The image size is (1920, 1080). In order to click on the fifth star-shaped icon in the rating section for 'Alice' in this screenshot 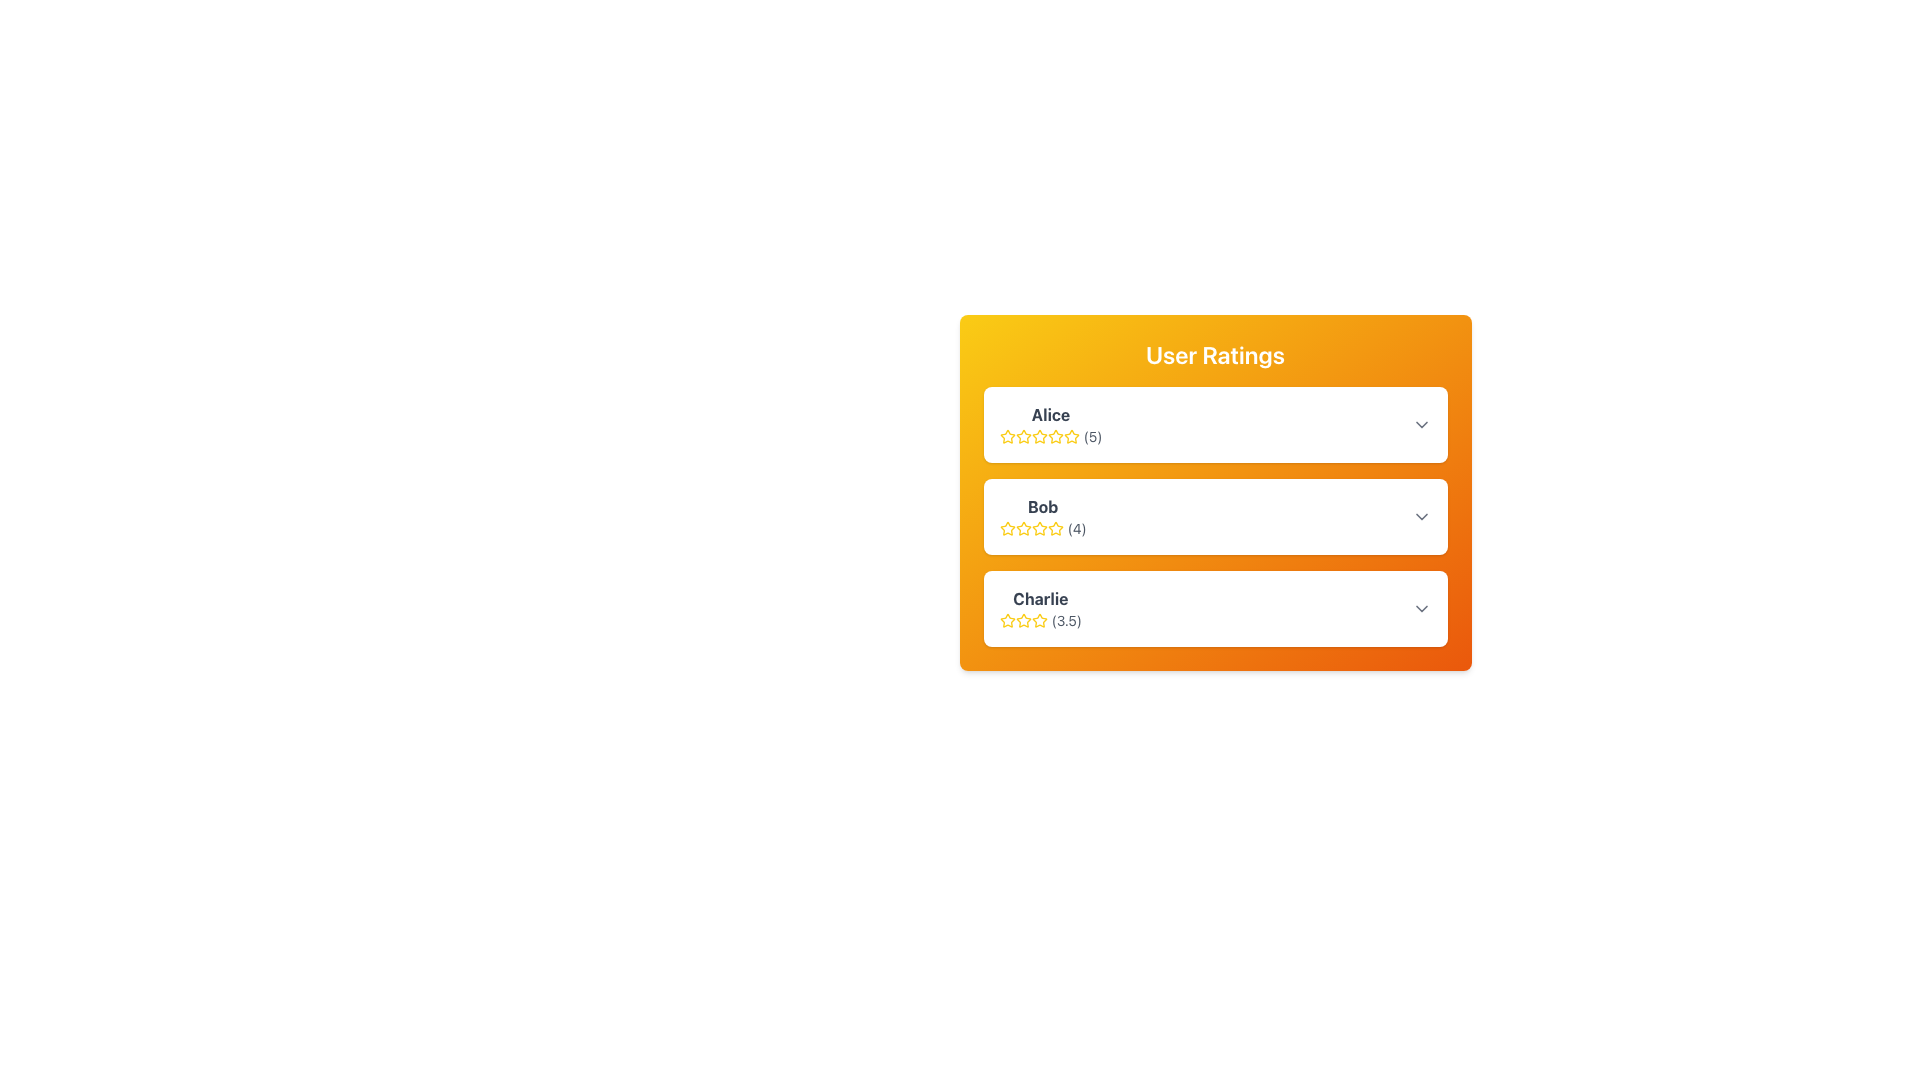, I will do `click(1054, 435)`.